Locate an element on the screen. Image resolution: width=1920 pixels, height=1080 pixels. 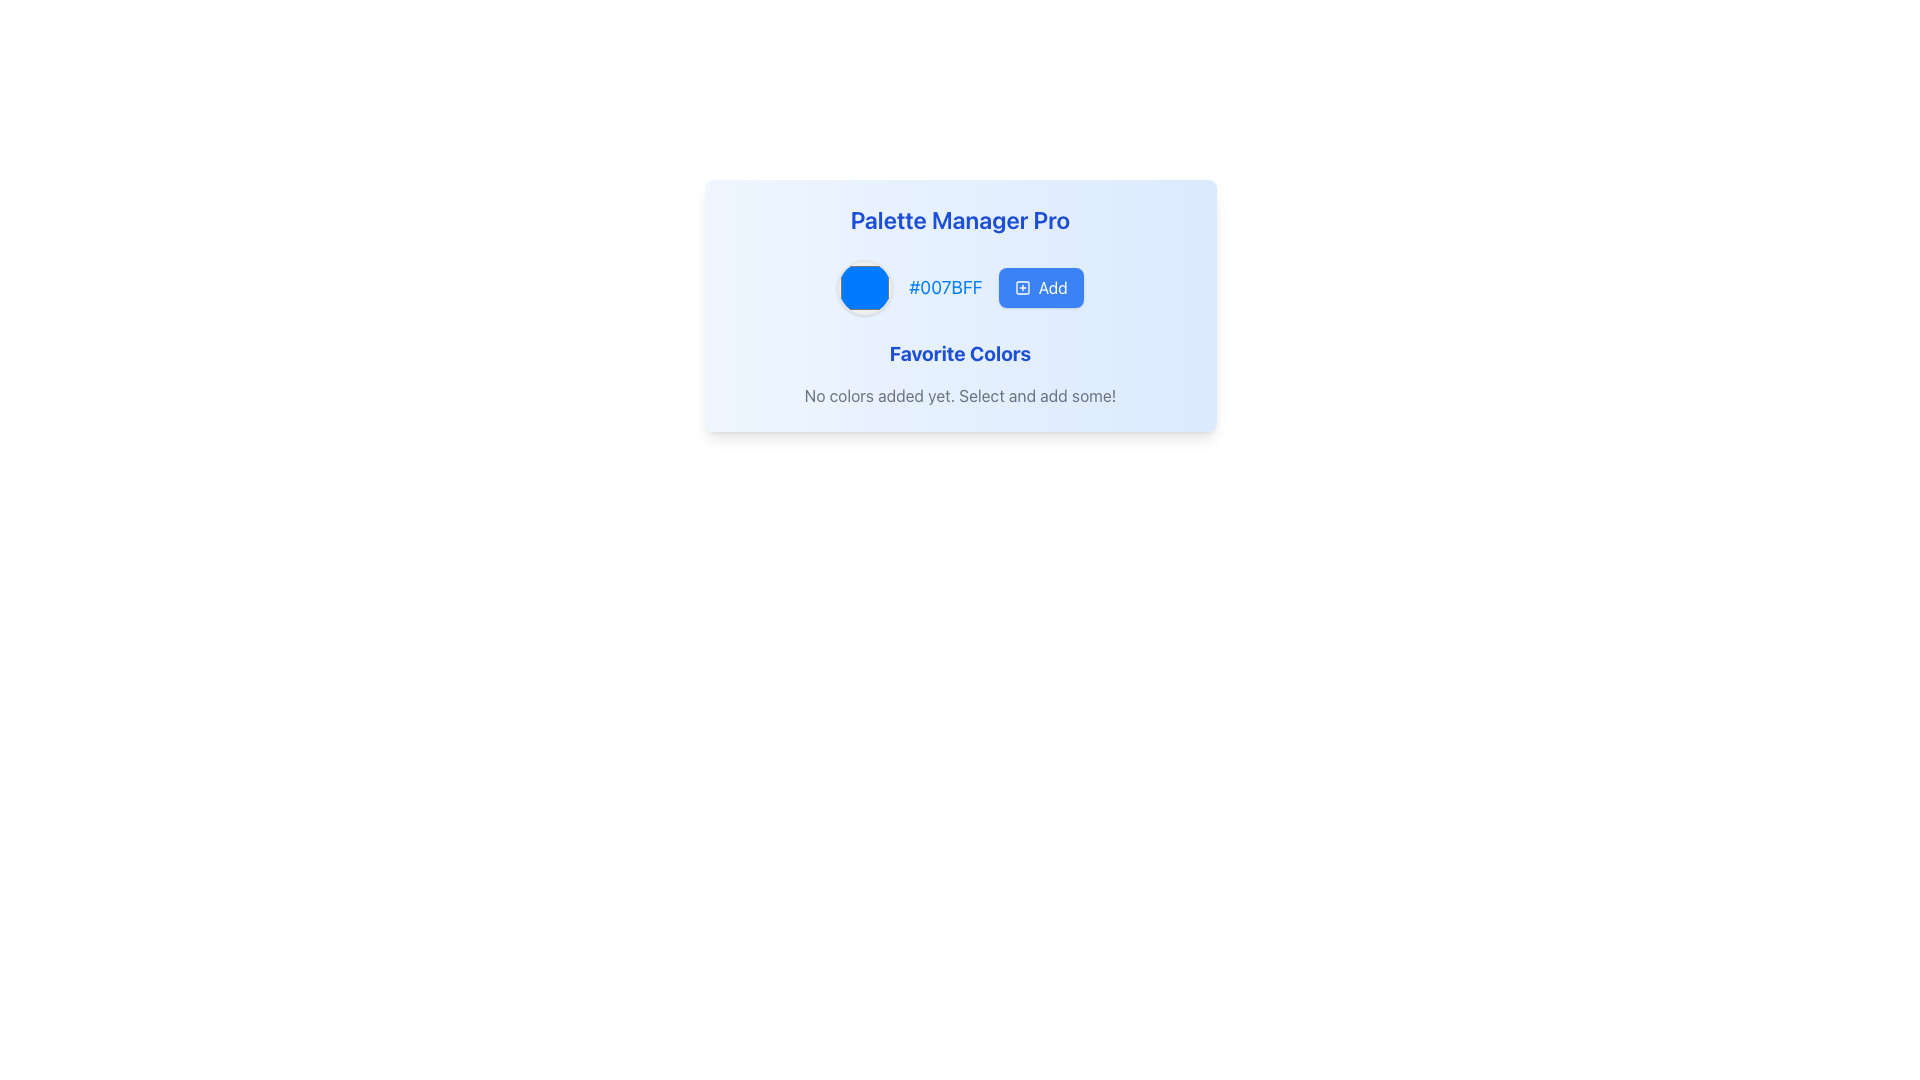
the Text Label displaying the color code '#007BFF' in a bold, blue font, which is positioned between a circular color preview and an 'Add' button is located at coordinates (944, 288).